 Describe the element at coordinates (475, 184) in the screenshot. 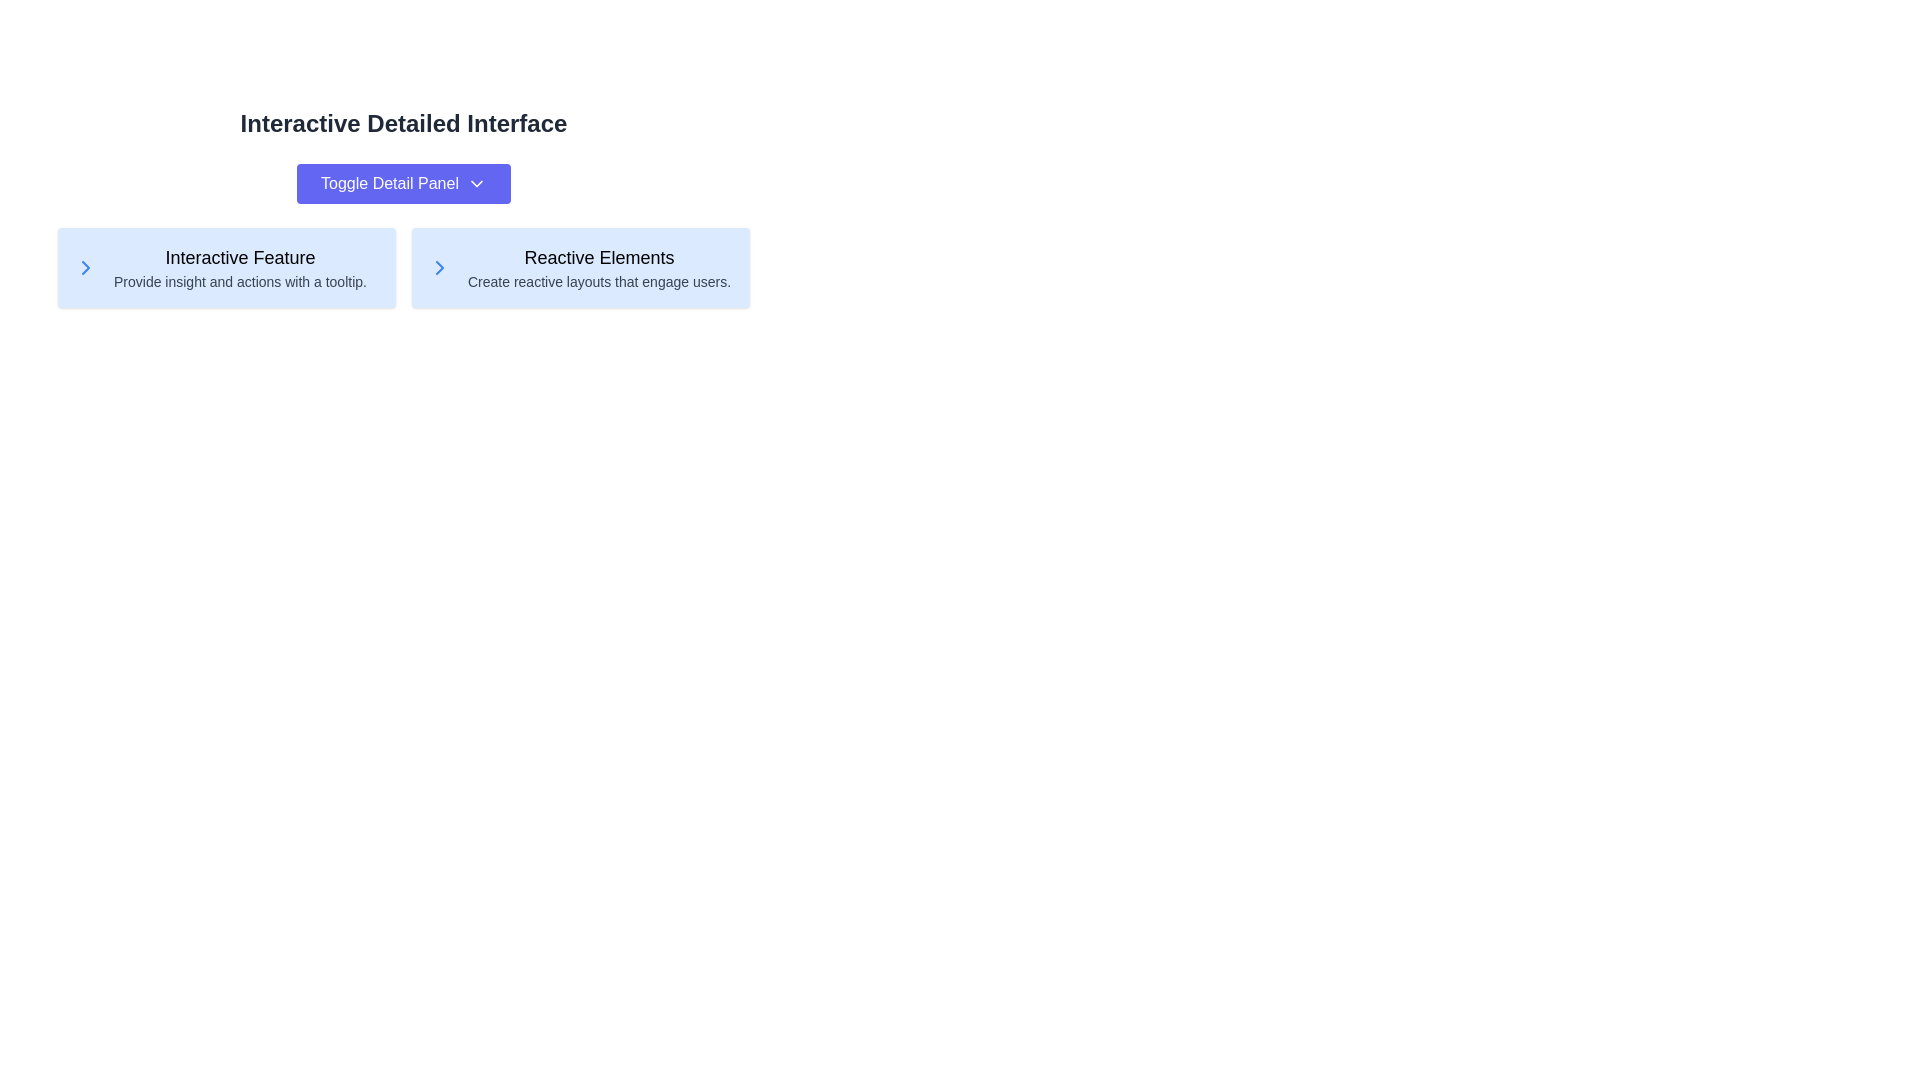

I see `the chevron icon that indicates the expandable or collapsible panel, located to the right side within the 'Toggle Detail Panel' button` at that location.